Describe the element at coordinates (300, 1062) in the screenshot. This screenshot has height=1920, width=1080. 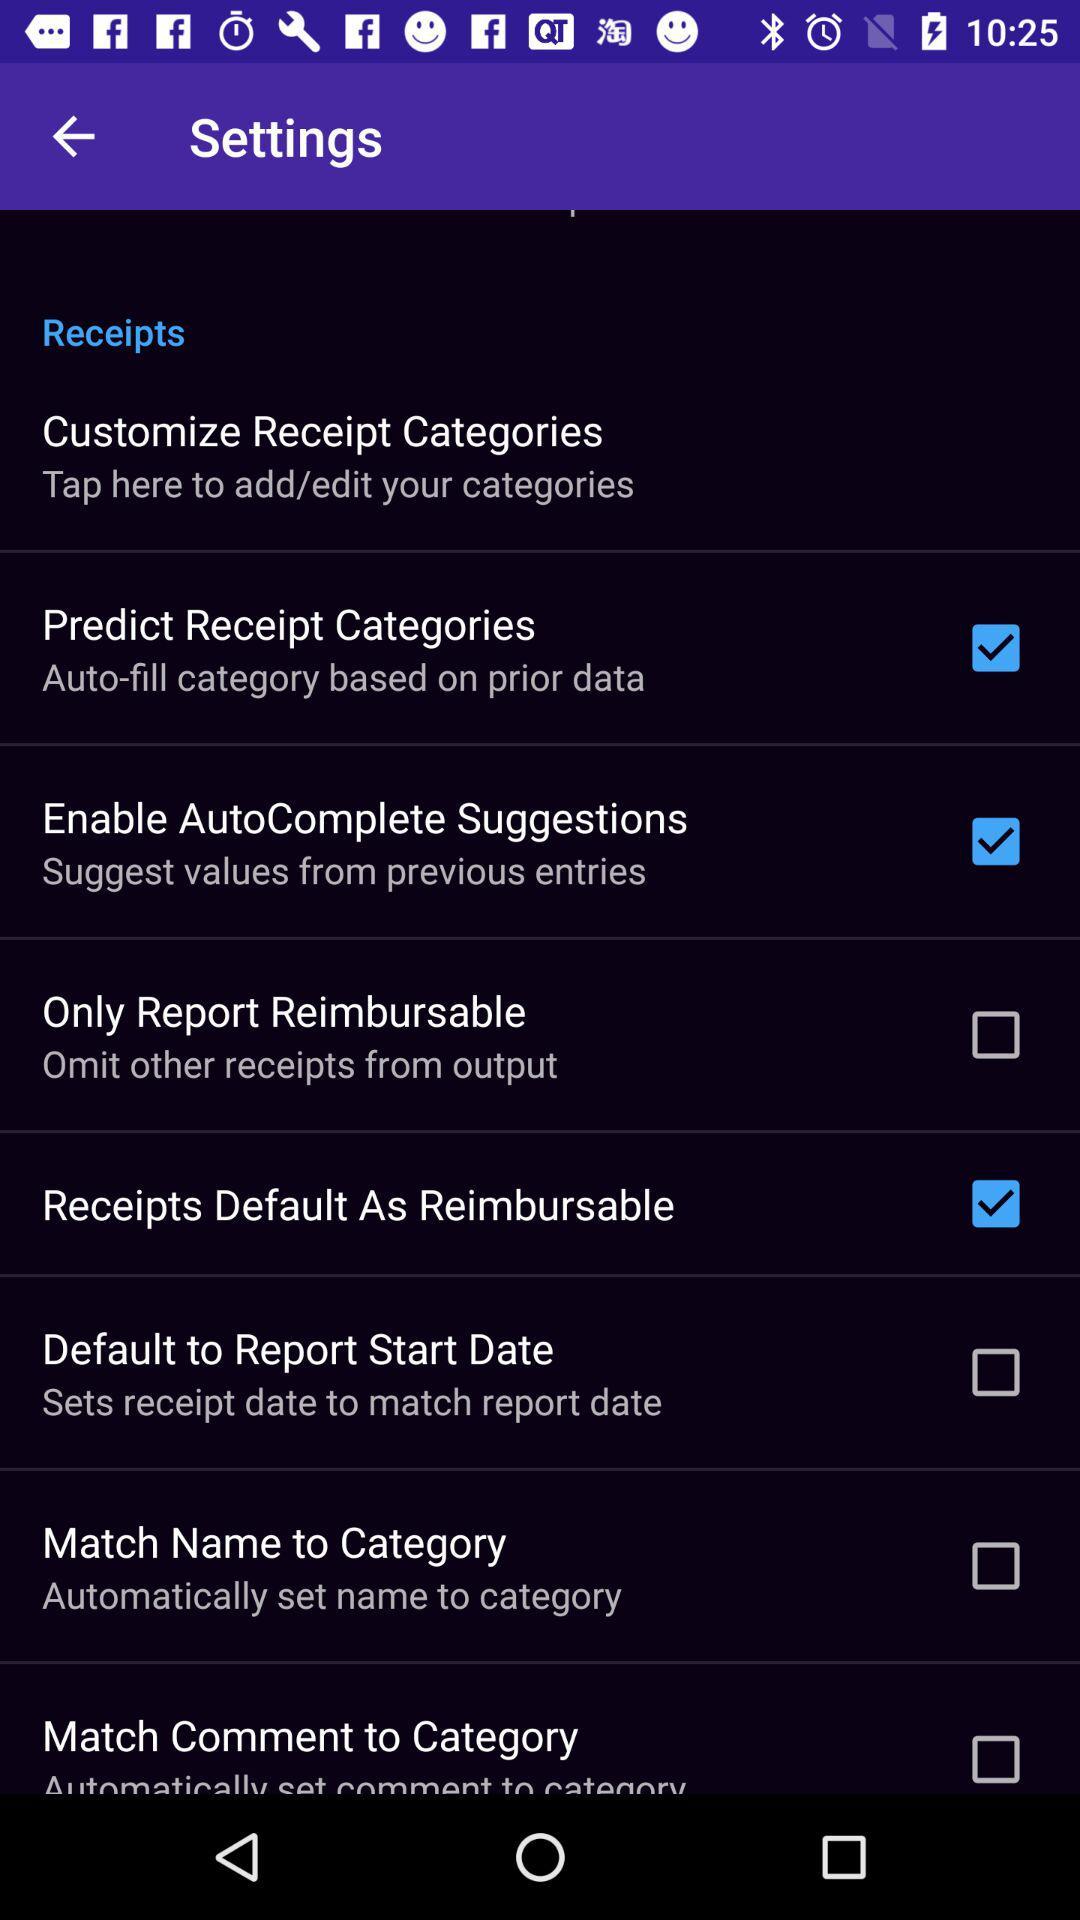
I see `the item above receipts default as` at that location.